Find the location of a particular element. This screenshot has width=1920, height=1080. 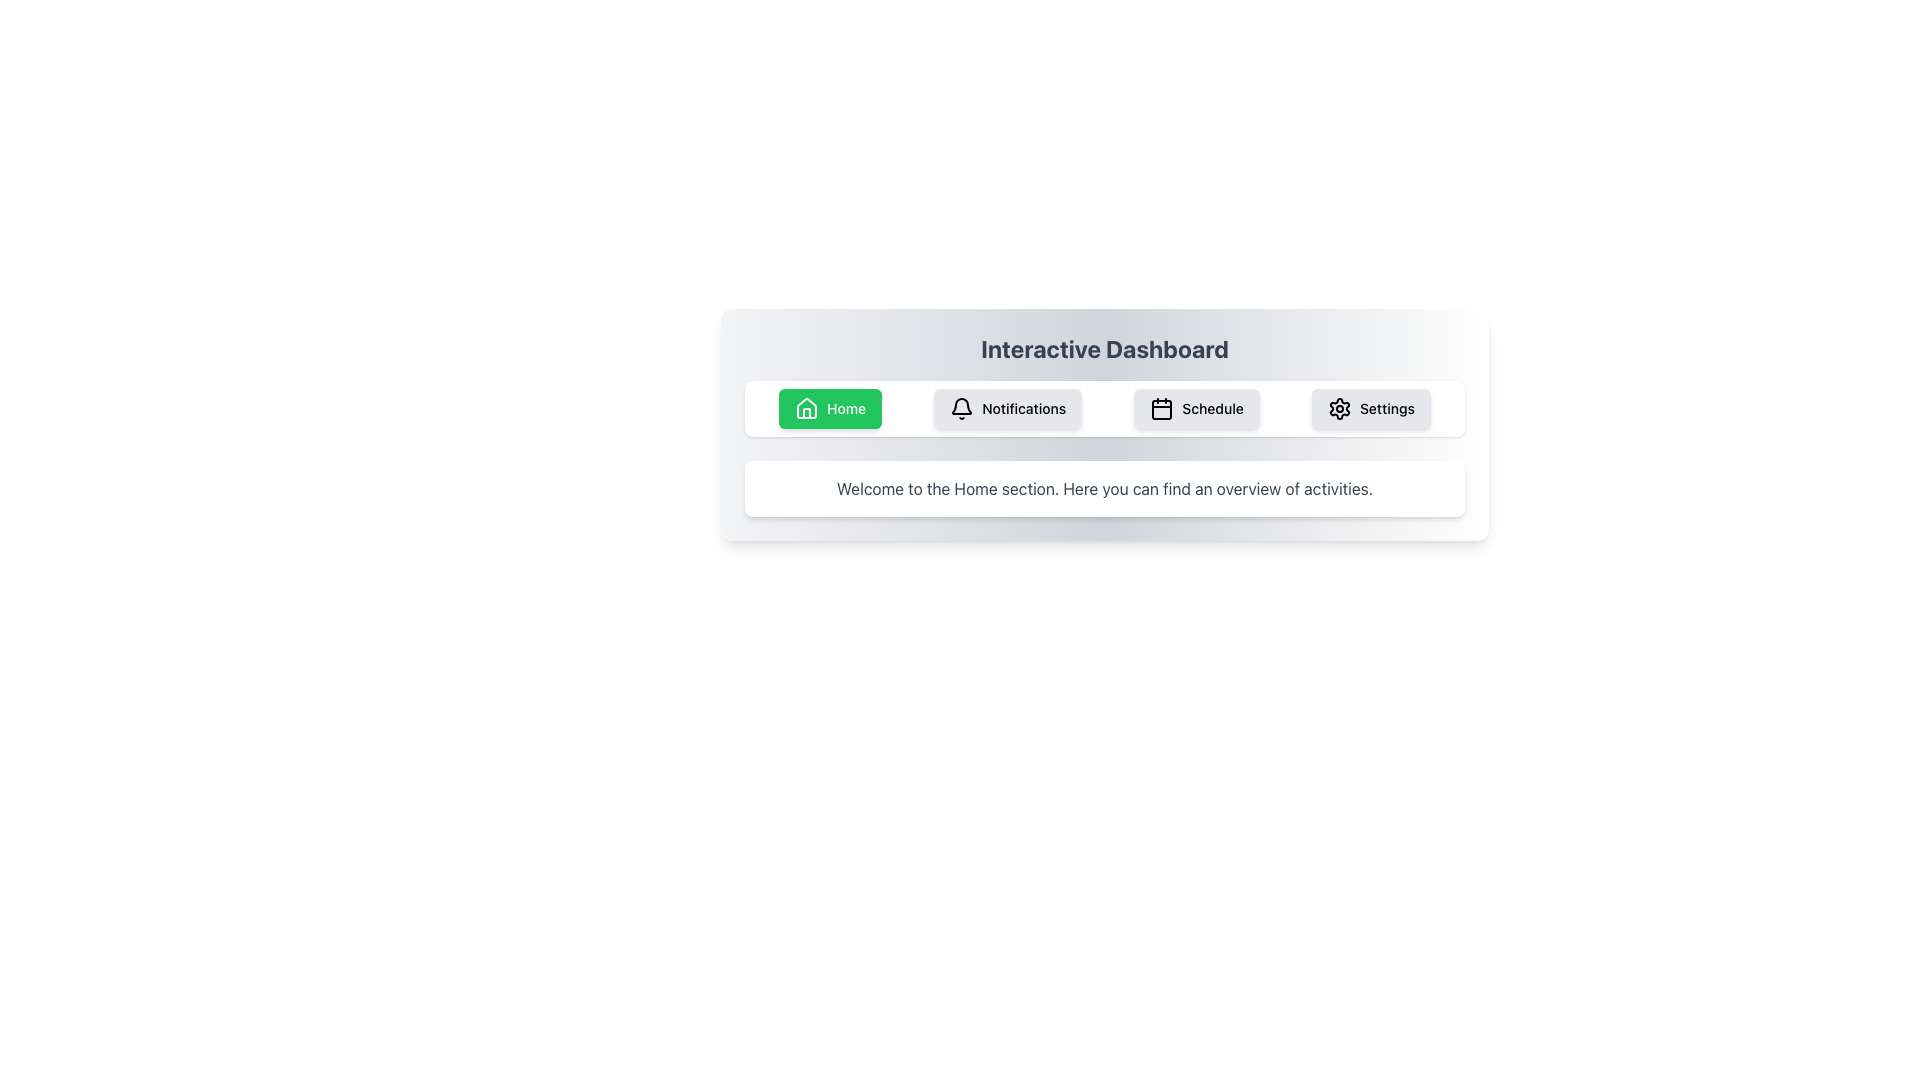

the navigation bar is located at coordinates (1103, 407).